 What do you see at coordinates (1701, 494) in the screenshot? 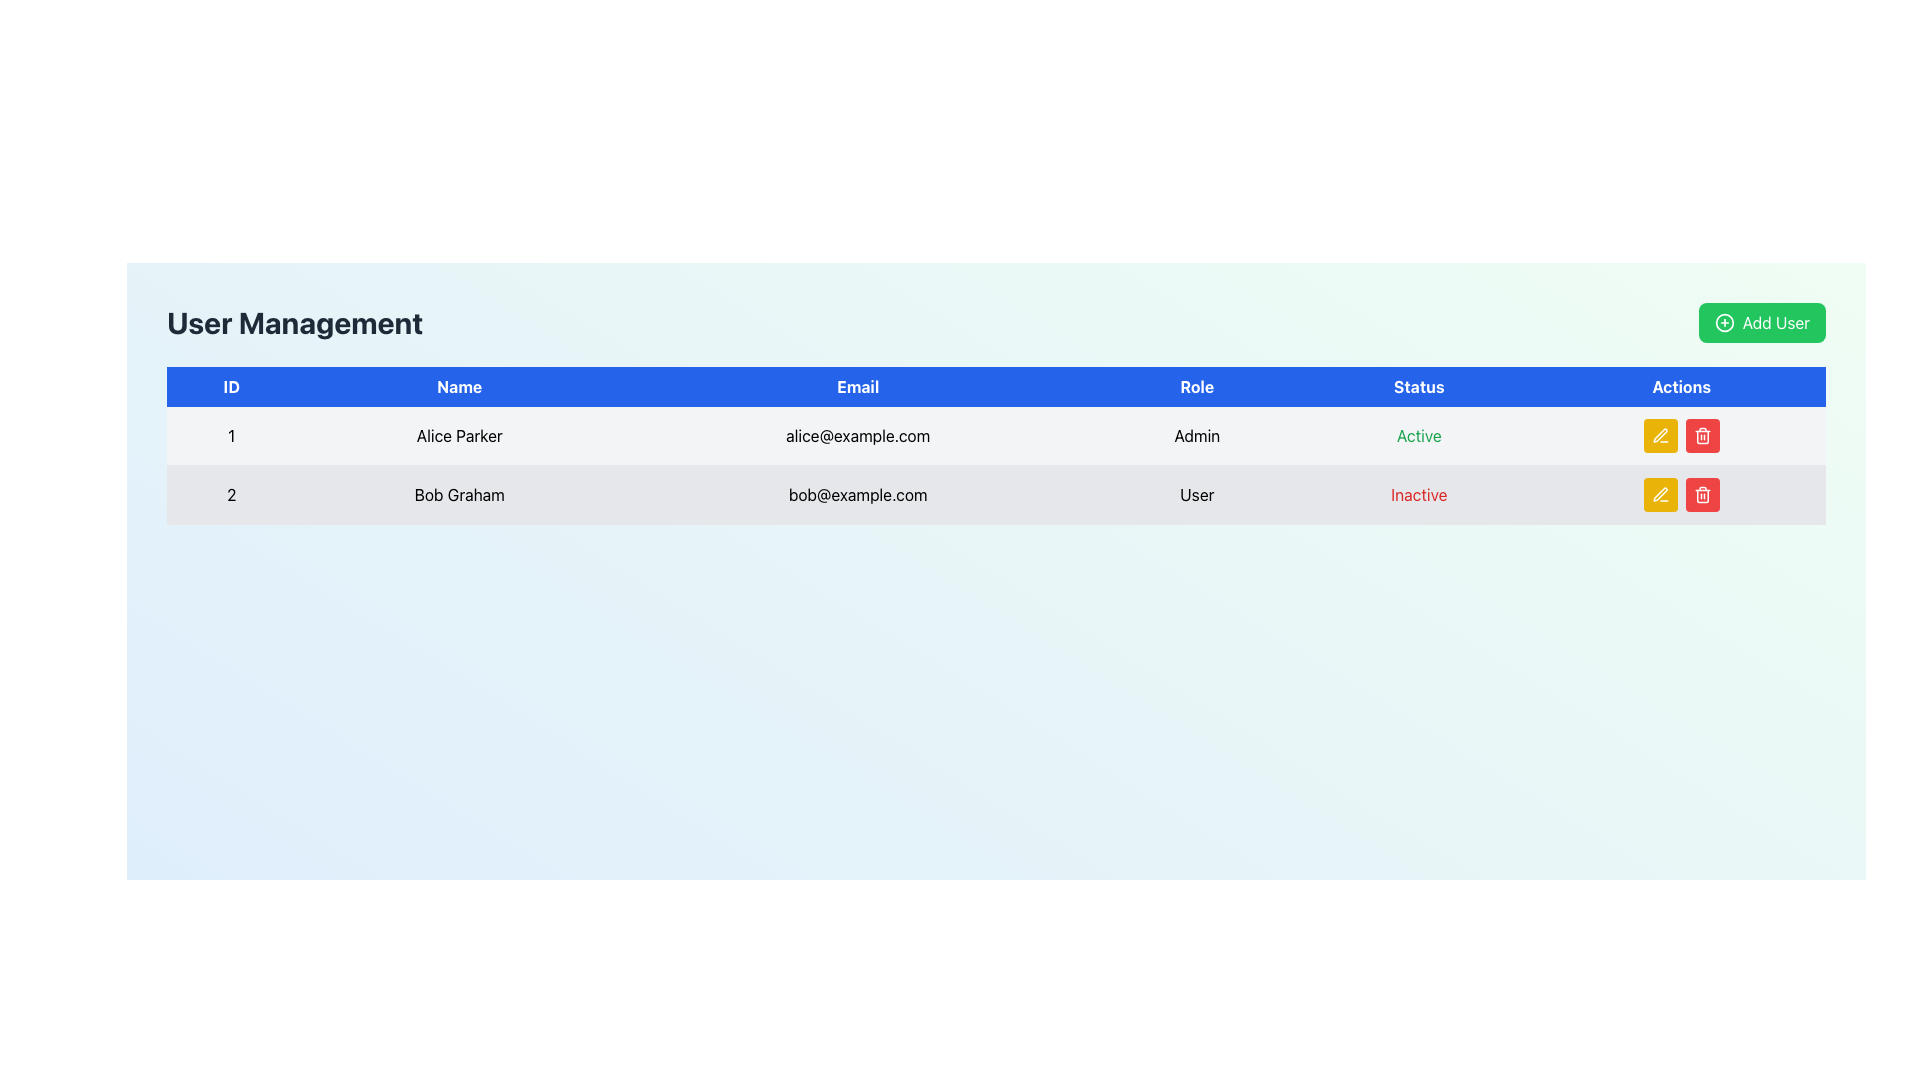
I see `the delete action icon located in the second row of the user table under the Actions column, which is nested within a red button and situated to the right of a yellow edit icon button` at bounding box center [1701, 494].